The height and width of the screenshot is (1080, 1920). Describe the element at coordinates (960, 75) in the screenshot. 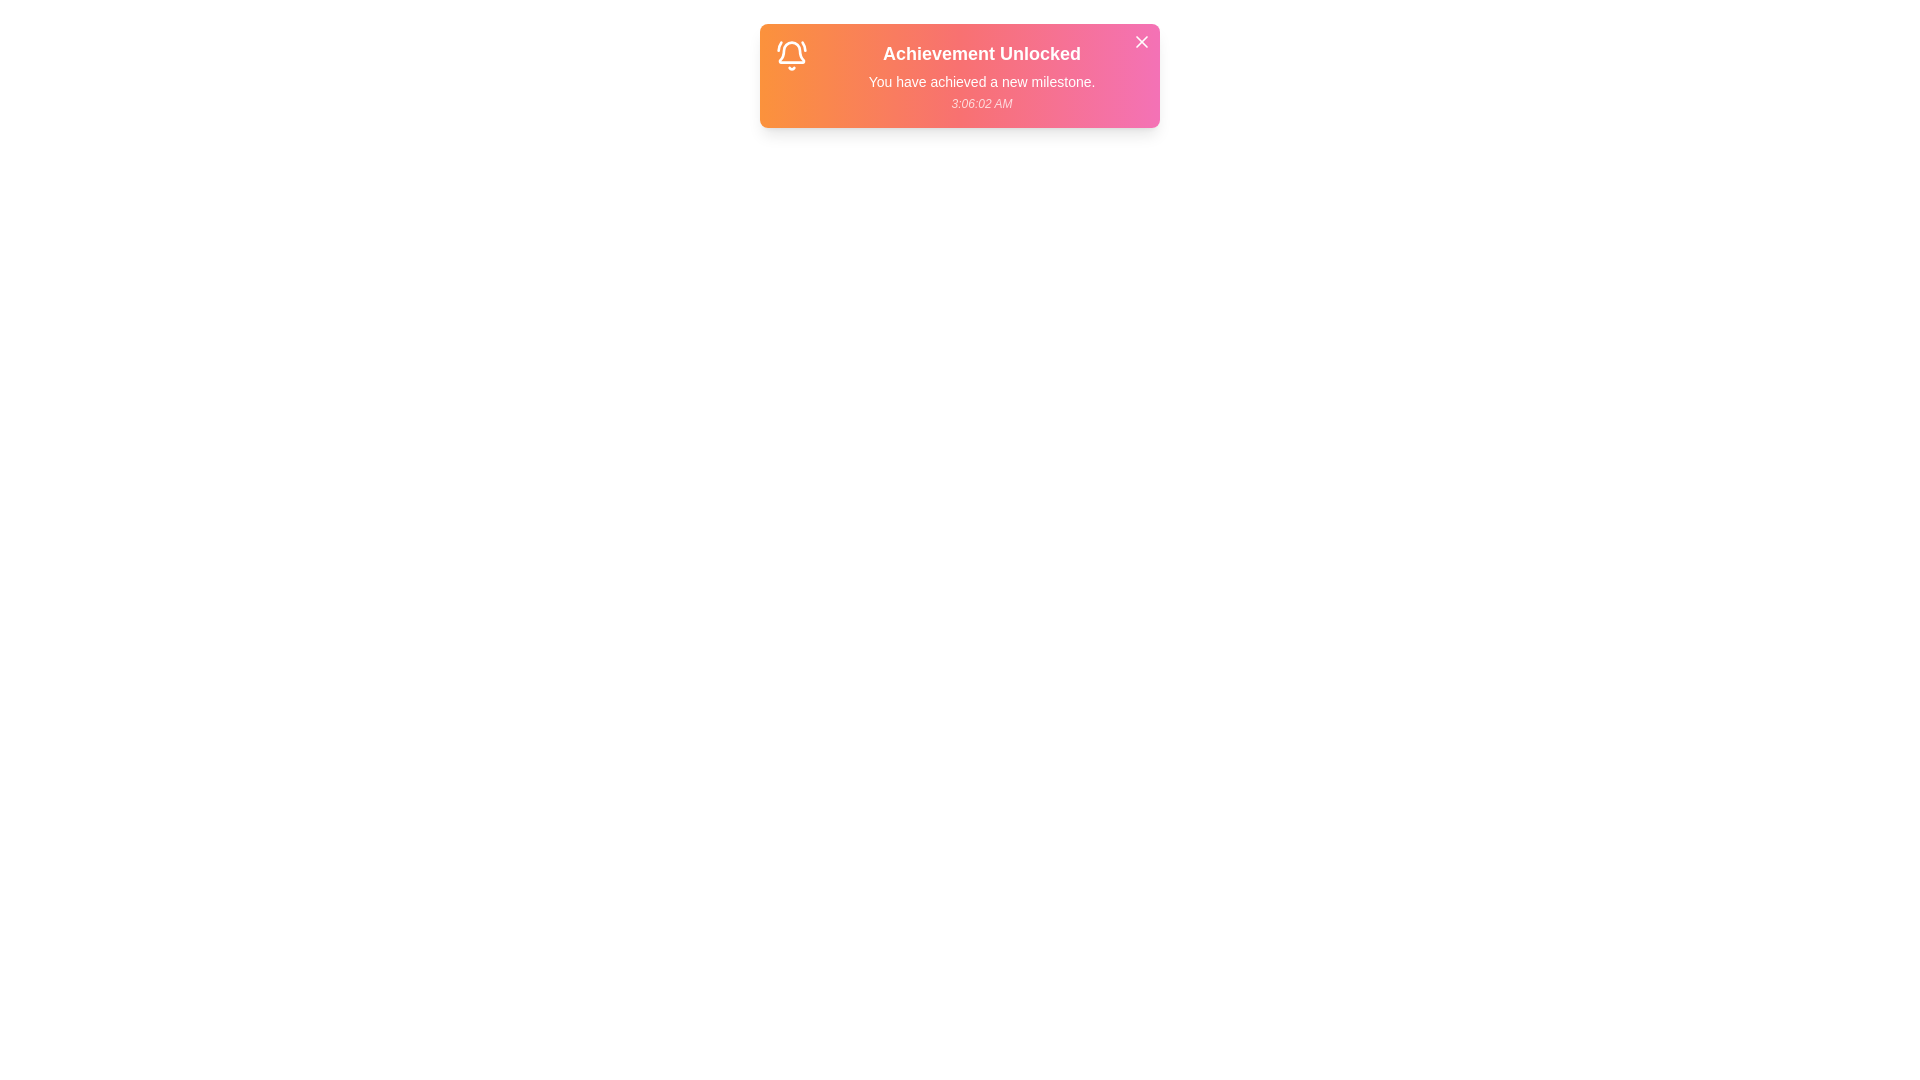

I see `the notification to observe hover effects` at that location.